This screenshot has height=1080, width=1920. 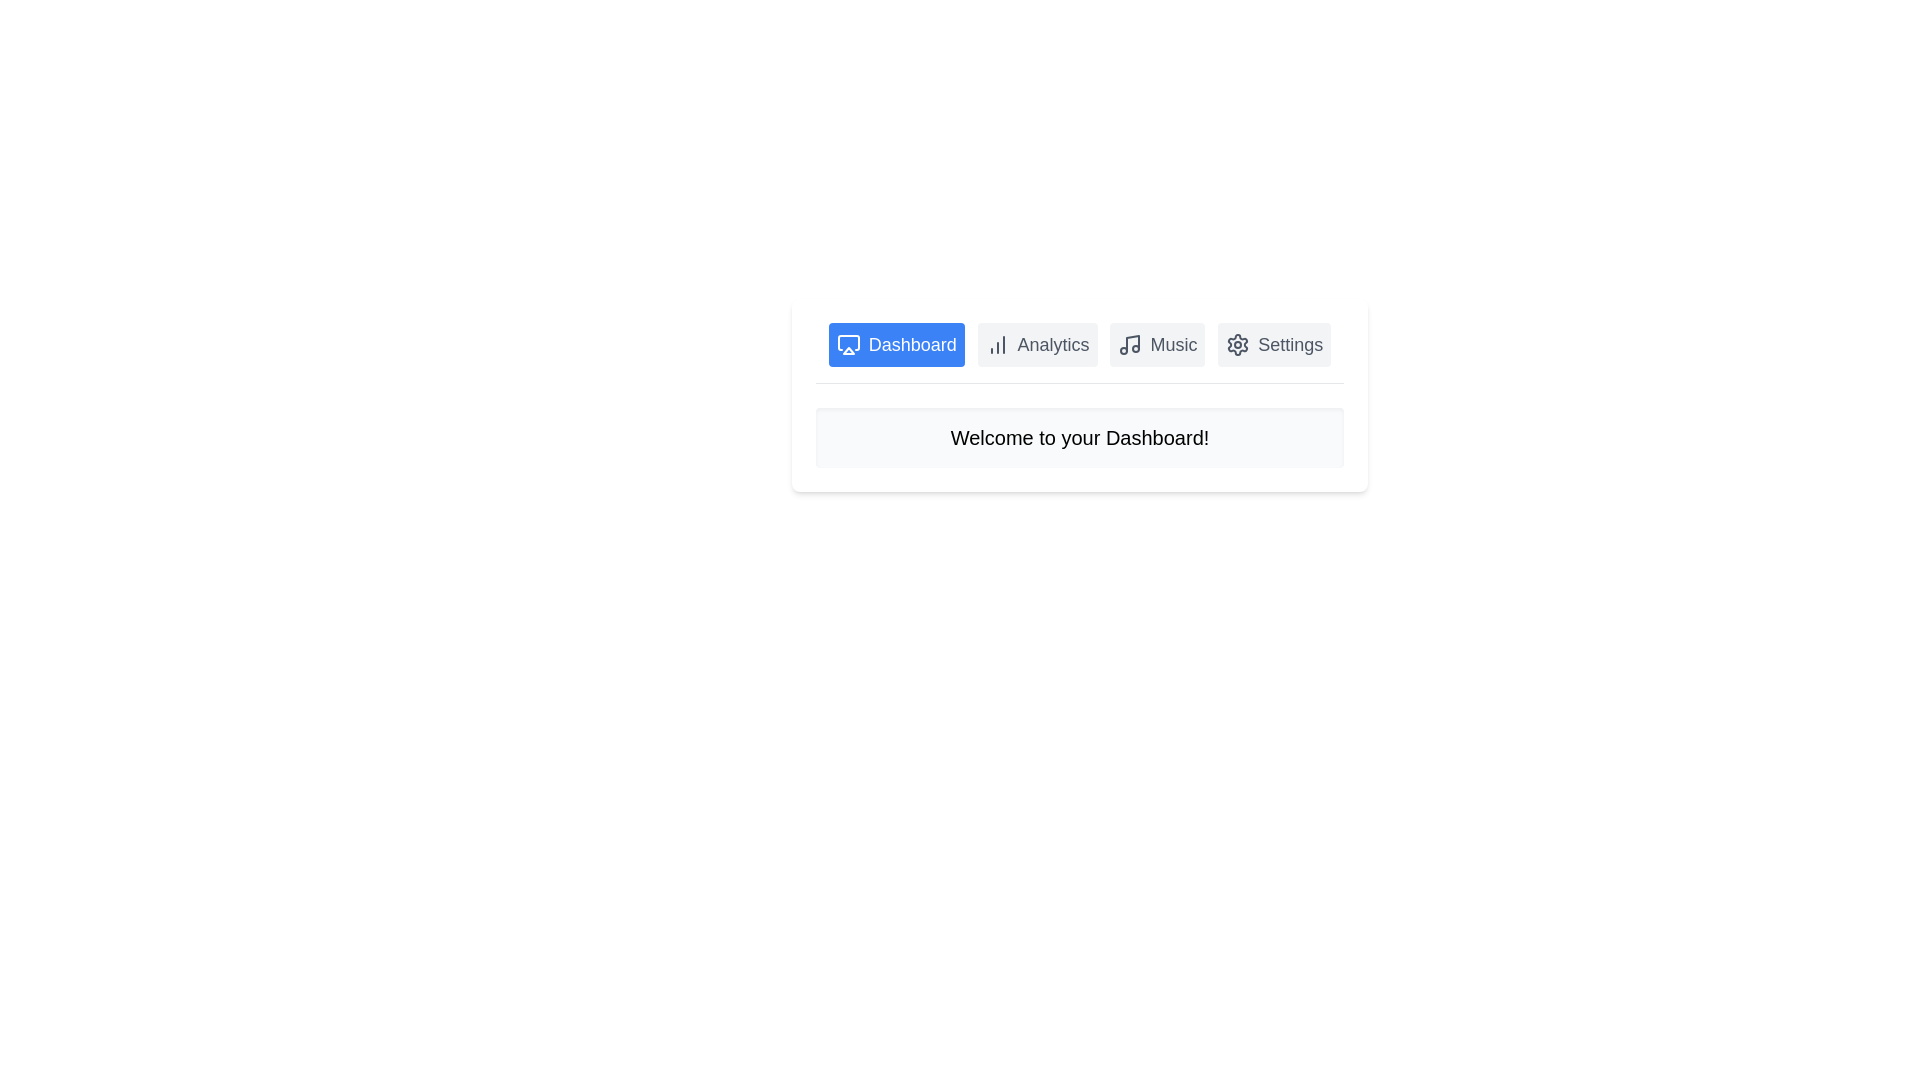 What do you see at coordinates (1237, 343) in the screenshot?
I see `the settings icon located in the navigation bar for keyboard navigation` at bounding box center [1237, 343].